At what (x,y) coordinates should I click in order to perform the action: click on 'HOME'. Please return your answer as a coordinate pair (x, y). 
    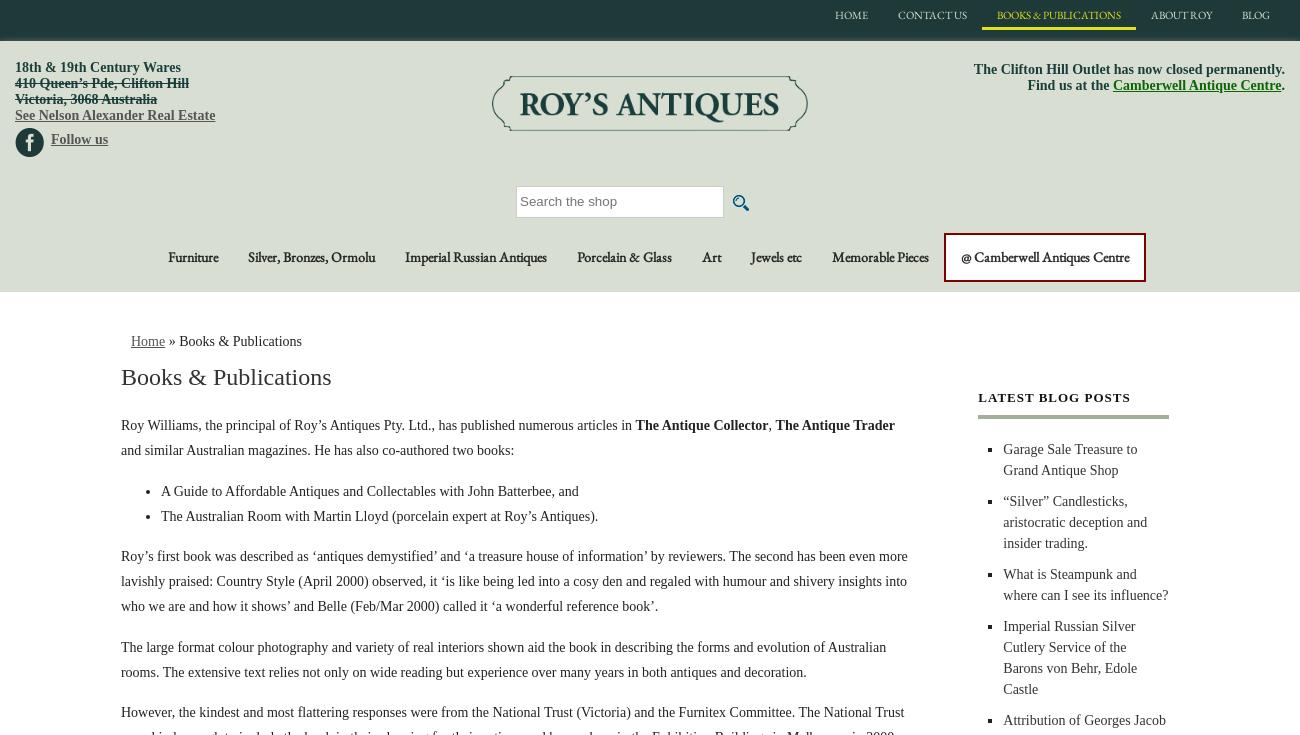
    Looking at the image, I should click on (851, 13).